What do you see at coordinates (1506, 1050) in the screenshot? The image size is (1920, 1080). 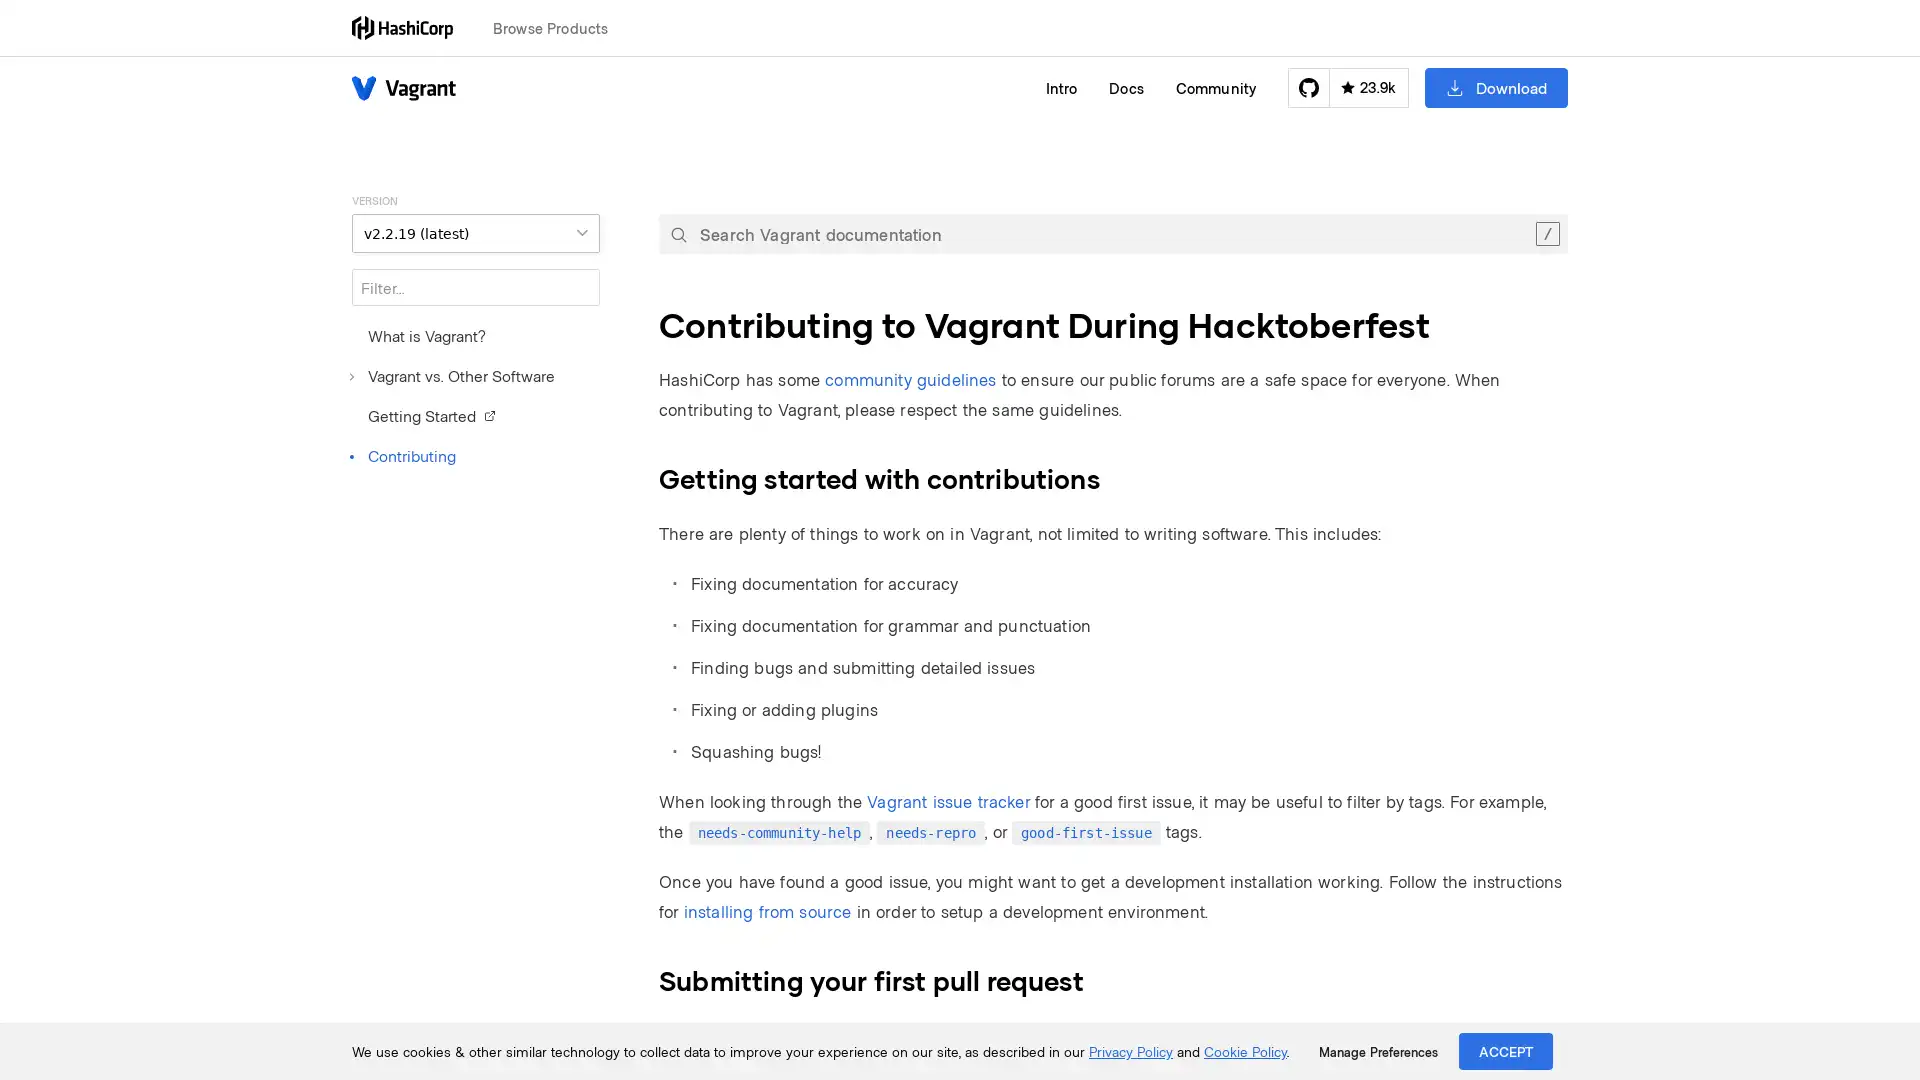 I see `ACCEPT` at bounding box center [1506, 1050].